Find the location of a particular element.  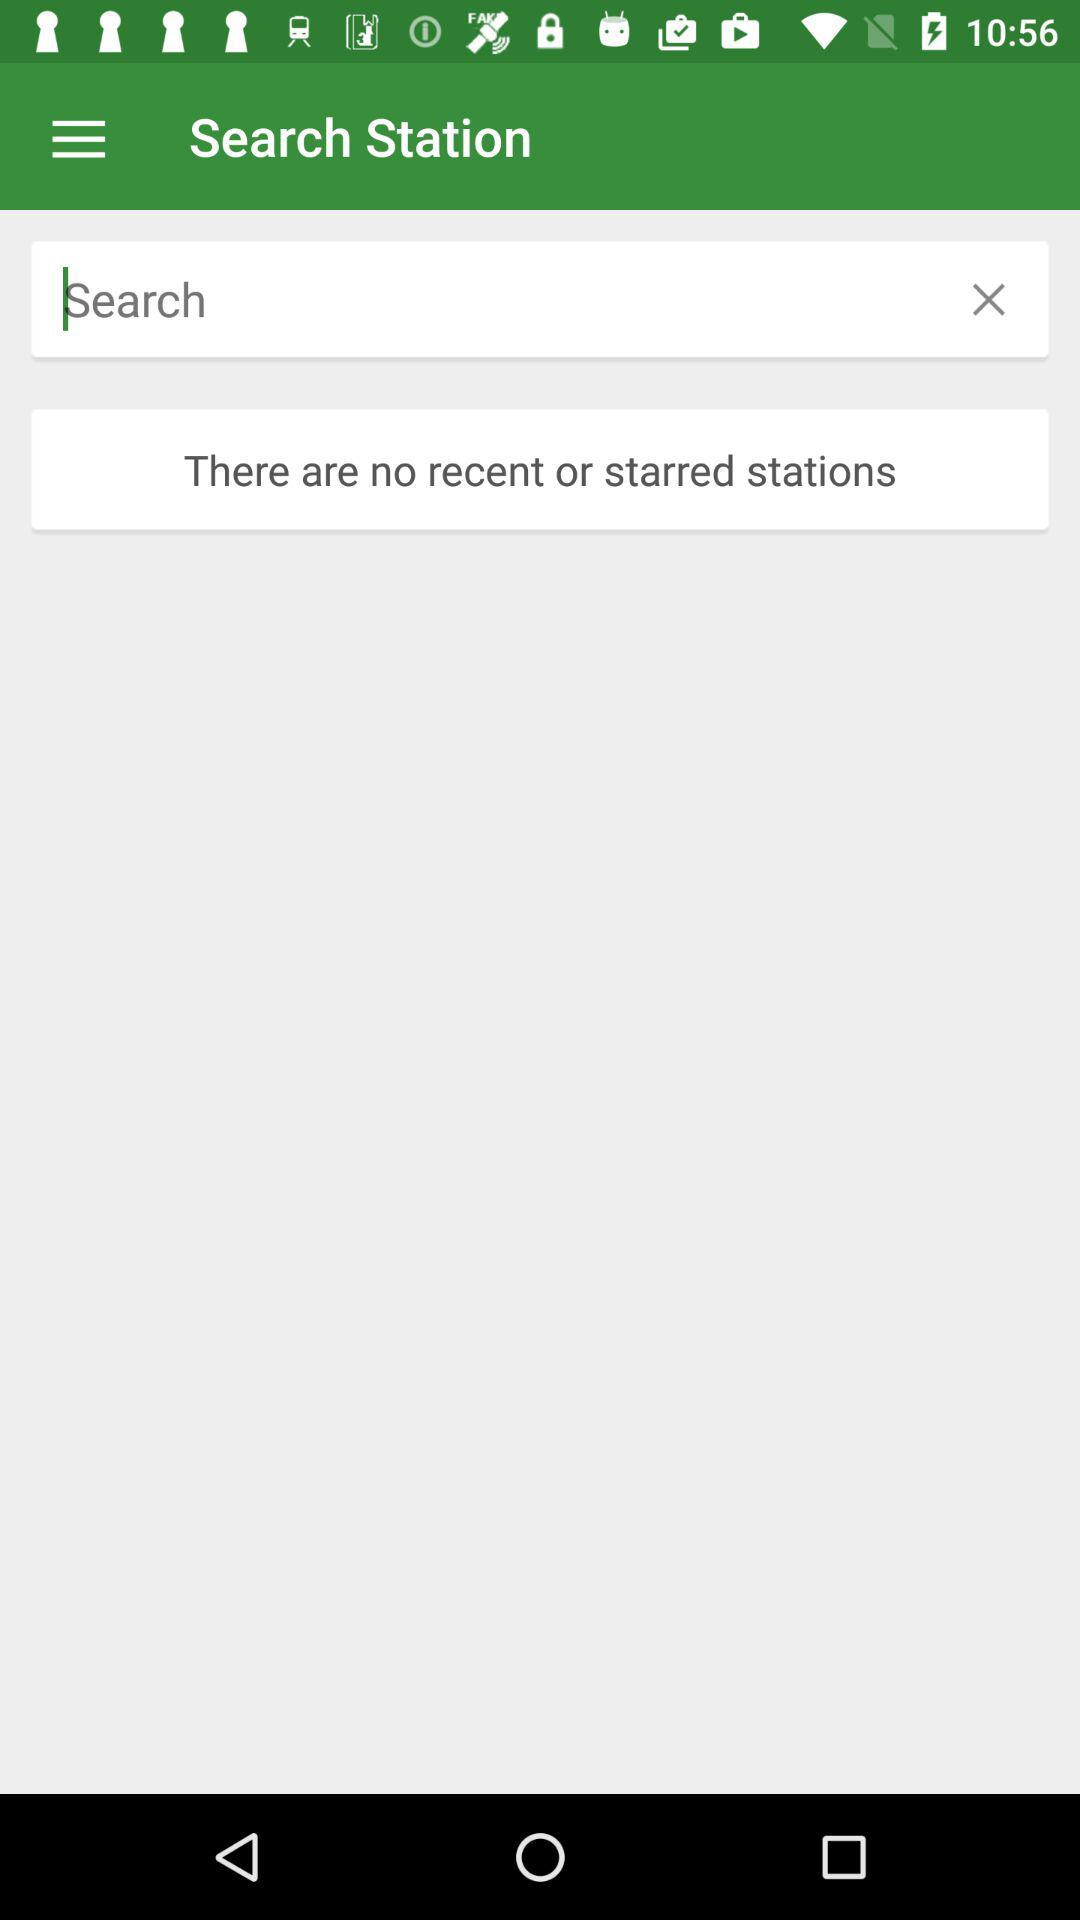

icon above there are no is located at coordinates (987, 298).